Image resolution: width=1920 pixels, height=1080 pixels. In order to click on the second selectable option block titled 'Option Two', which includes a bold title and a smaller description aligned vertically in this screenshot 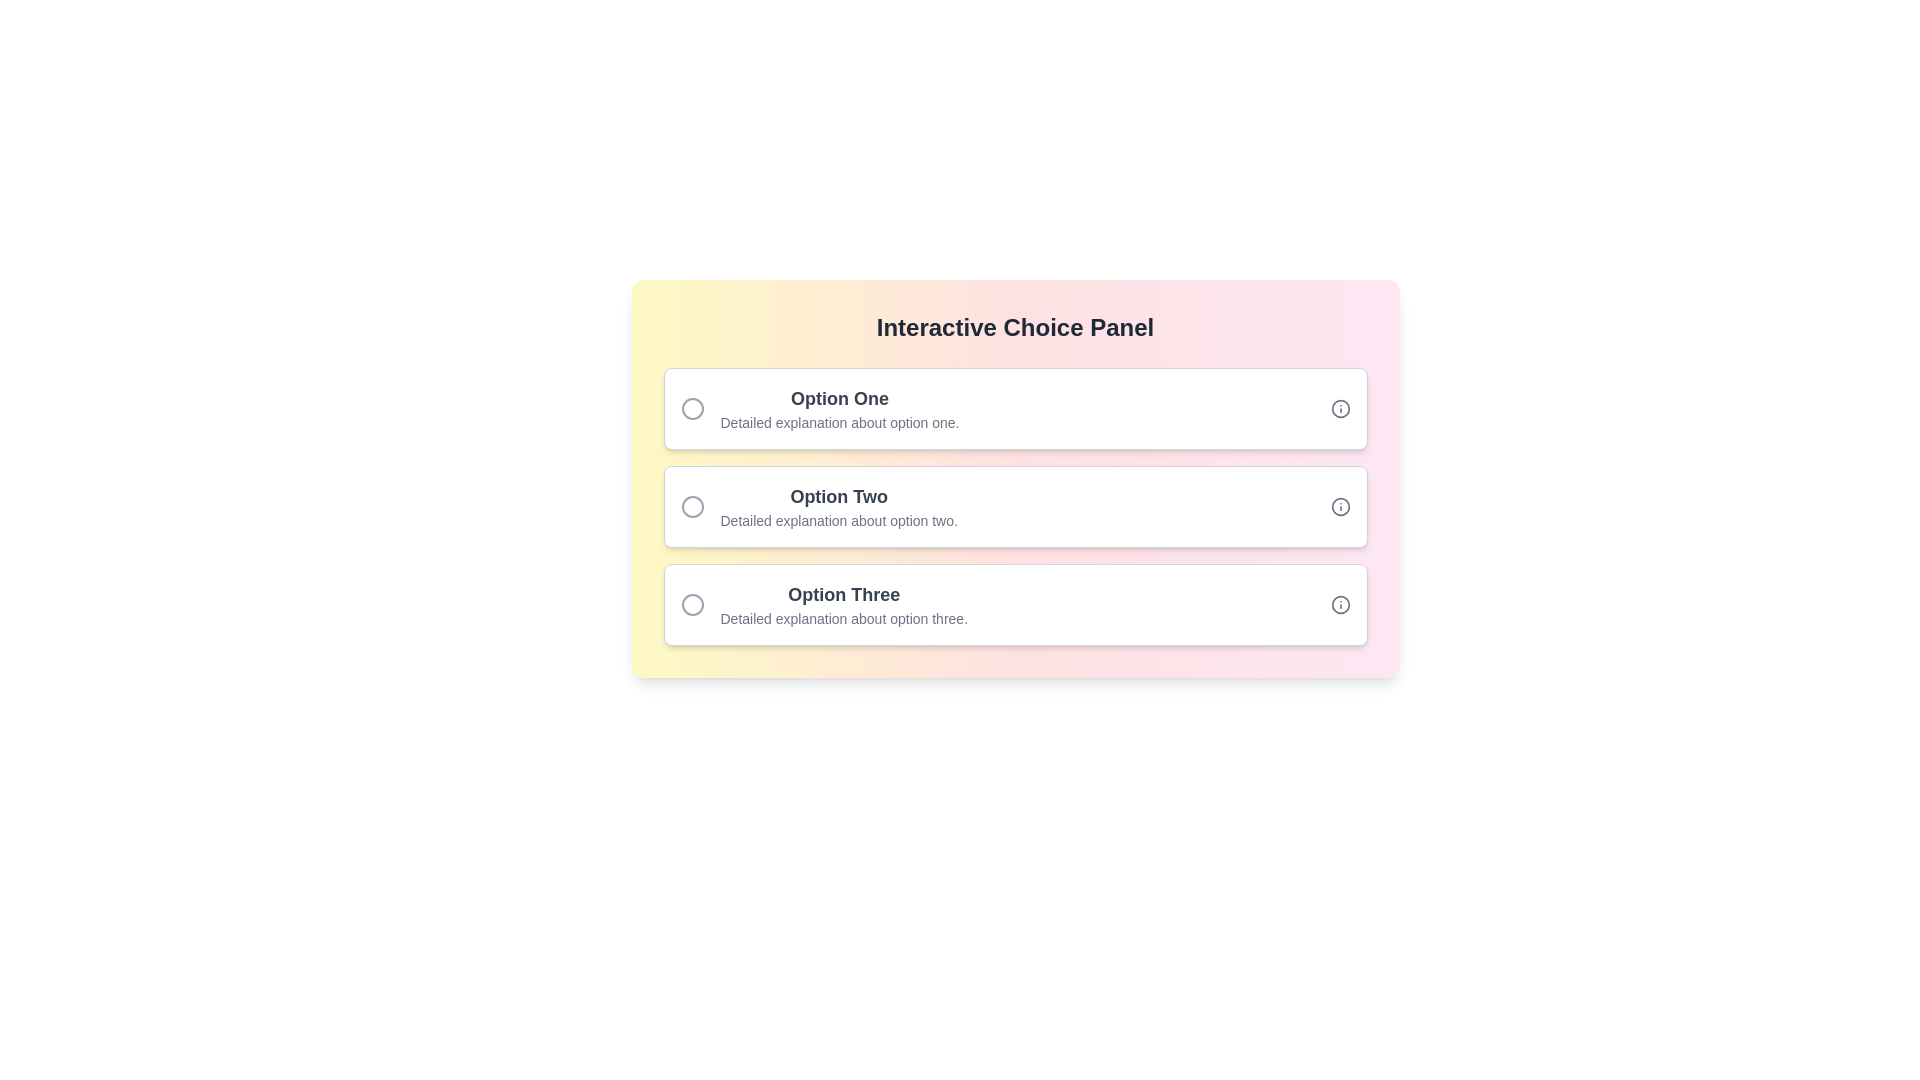, I will do `click(839, 505)`.